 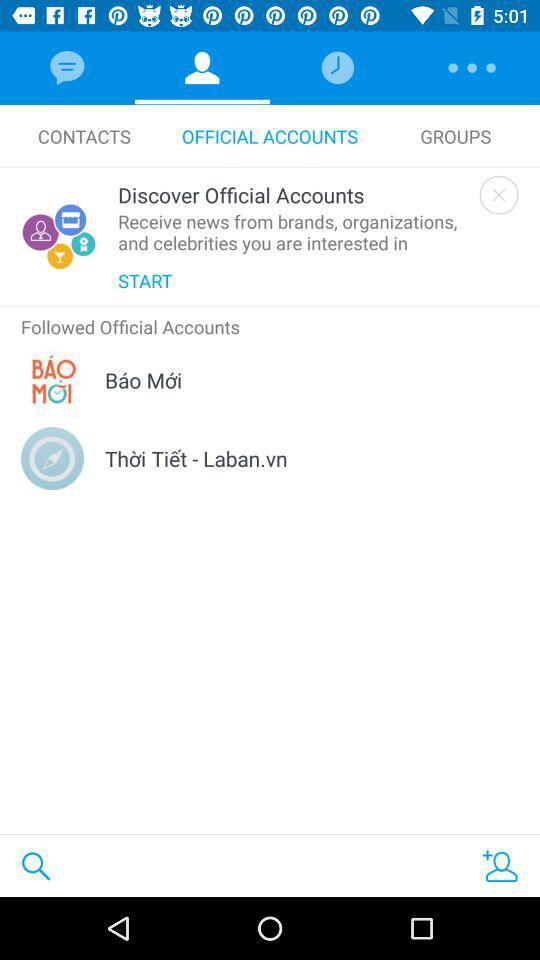 I want to click on tab, so click(x=498, y=195).